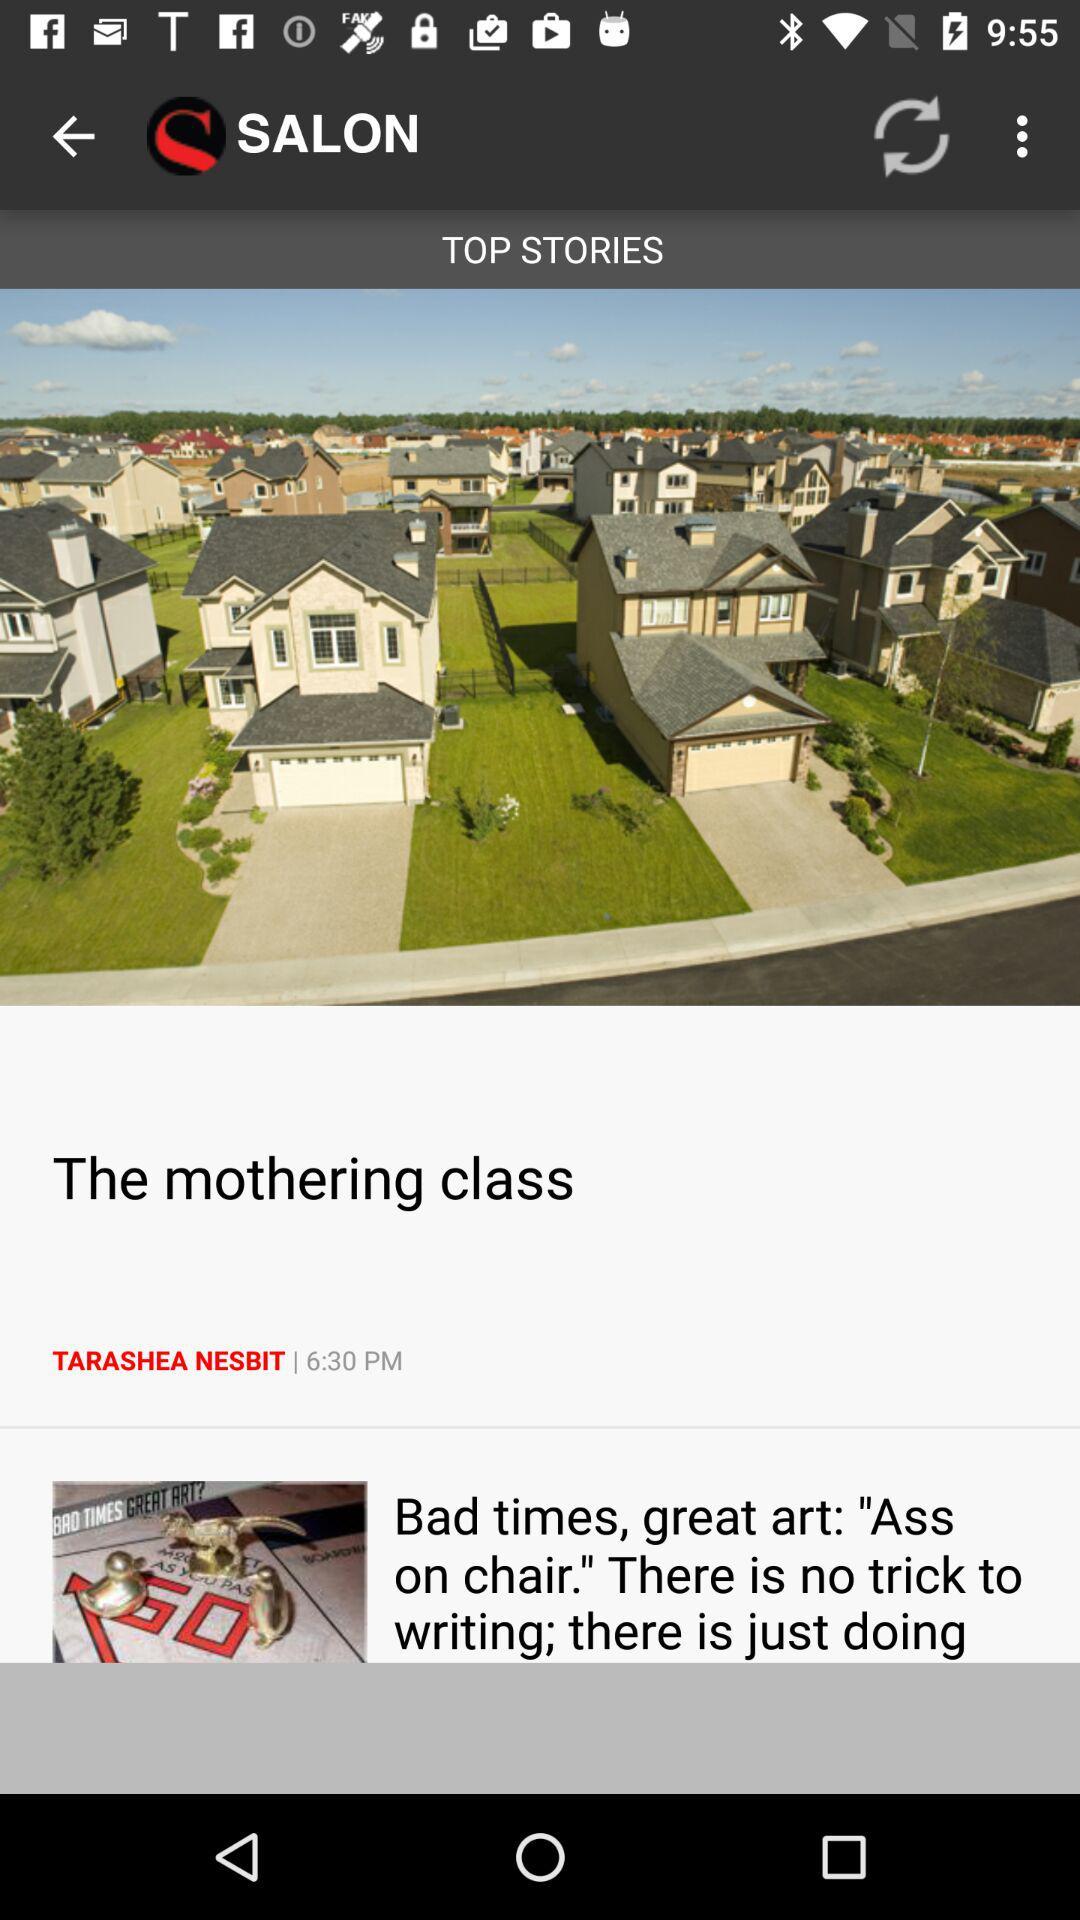 The image size is (1080, 1920). Describe the element at coordinates (1027, 135) in the screenshot. I see `icon above top stories icon` at that location.